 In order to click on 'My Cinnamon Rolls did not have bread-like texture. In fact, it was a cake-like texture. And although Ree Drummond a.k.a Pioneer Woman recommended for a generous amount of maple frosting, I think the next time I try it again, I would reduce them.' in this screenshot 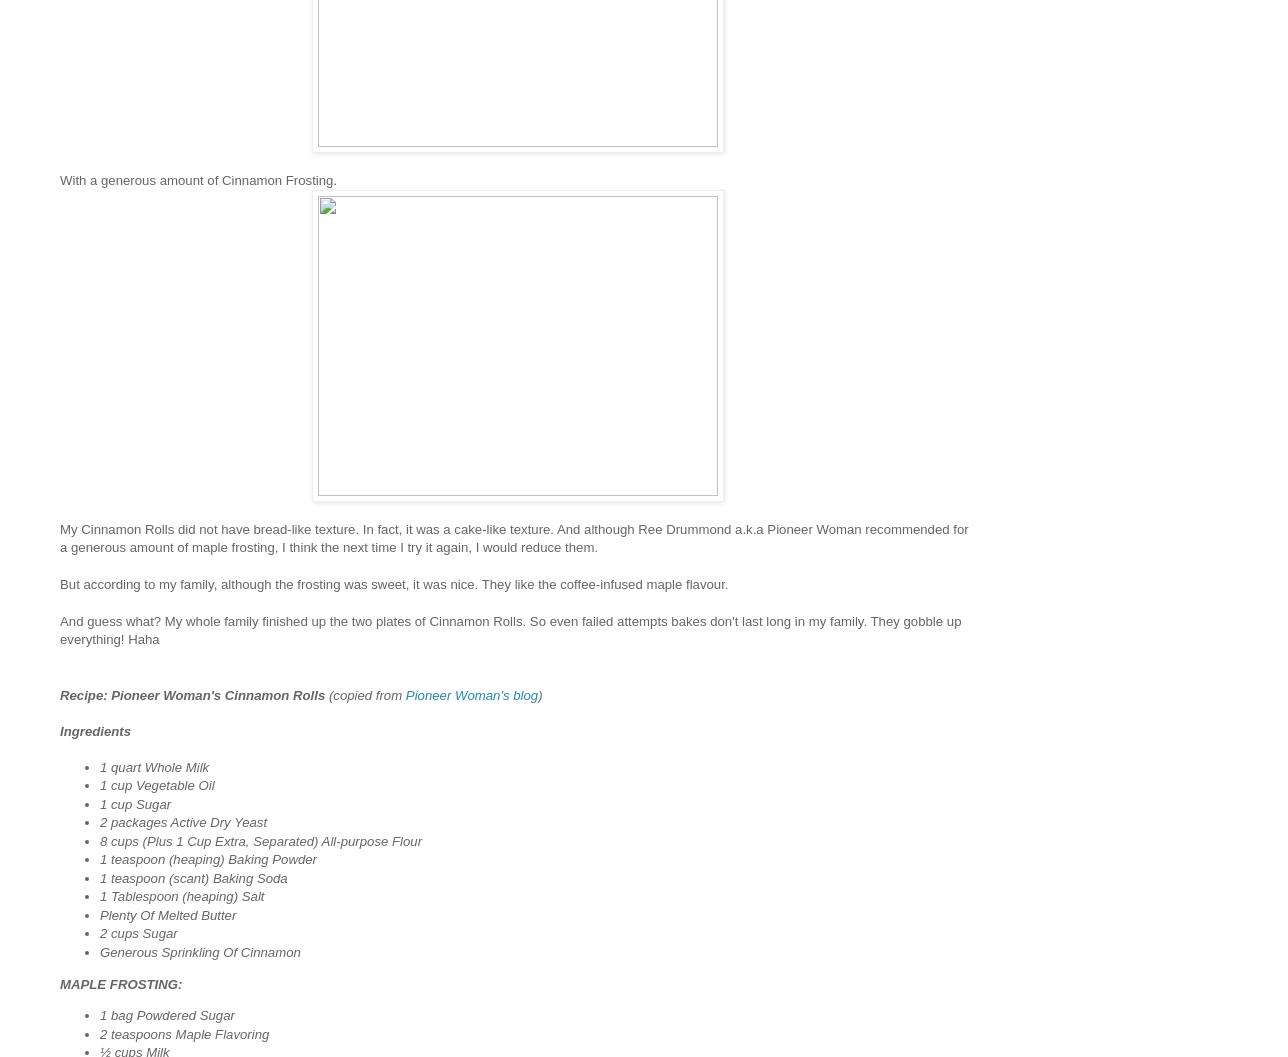, I will do `click(514, 537)`.